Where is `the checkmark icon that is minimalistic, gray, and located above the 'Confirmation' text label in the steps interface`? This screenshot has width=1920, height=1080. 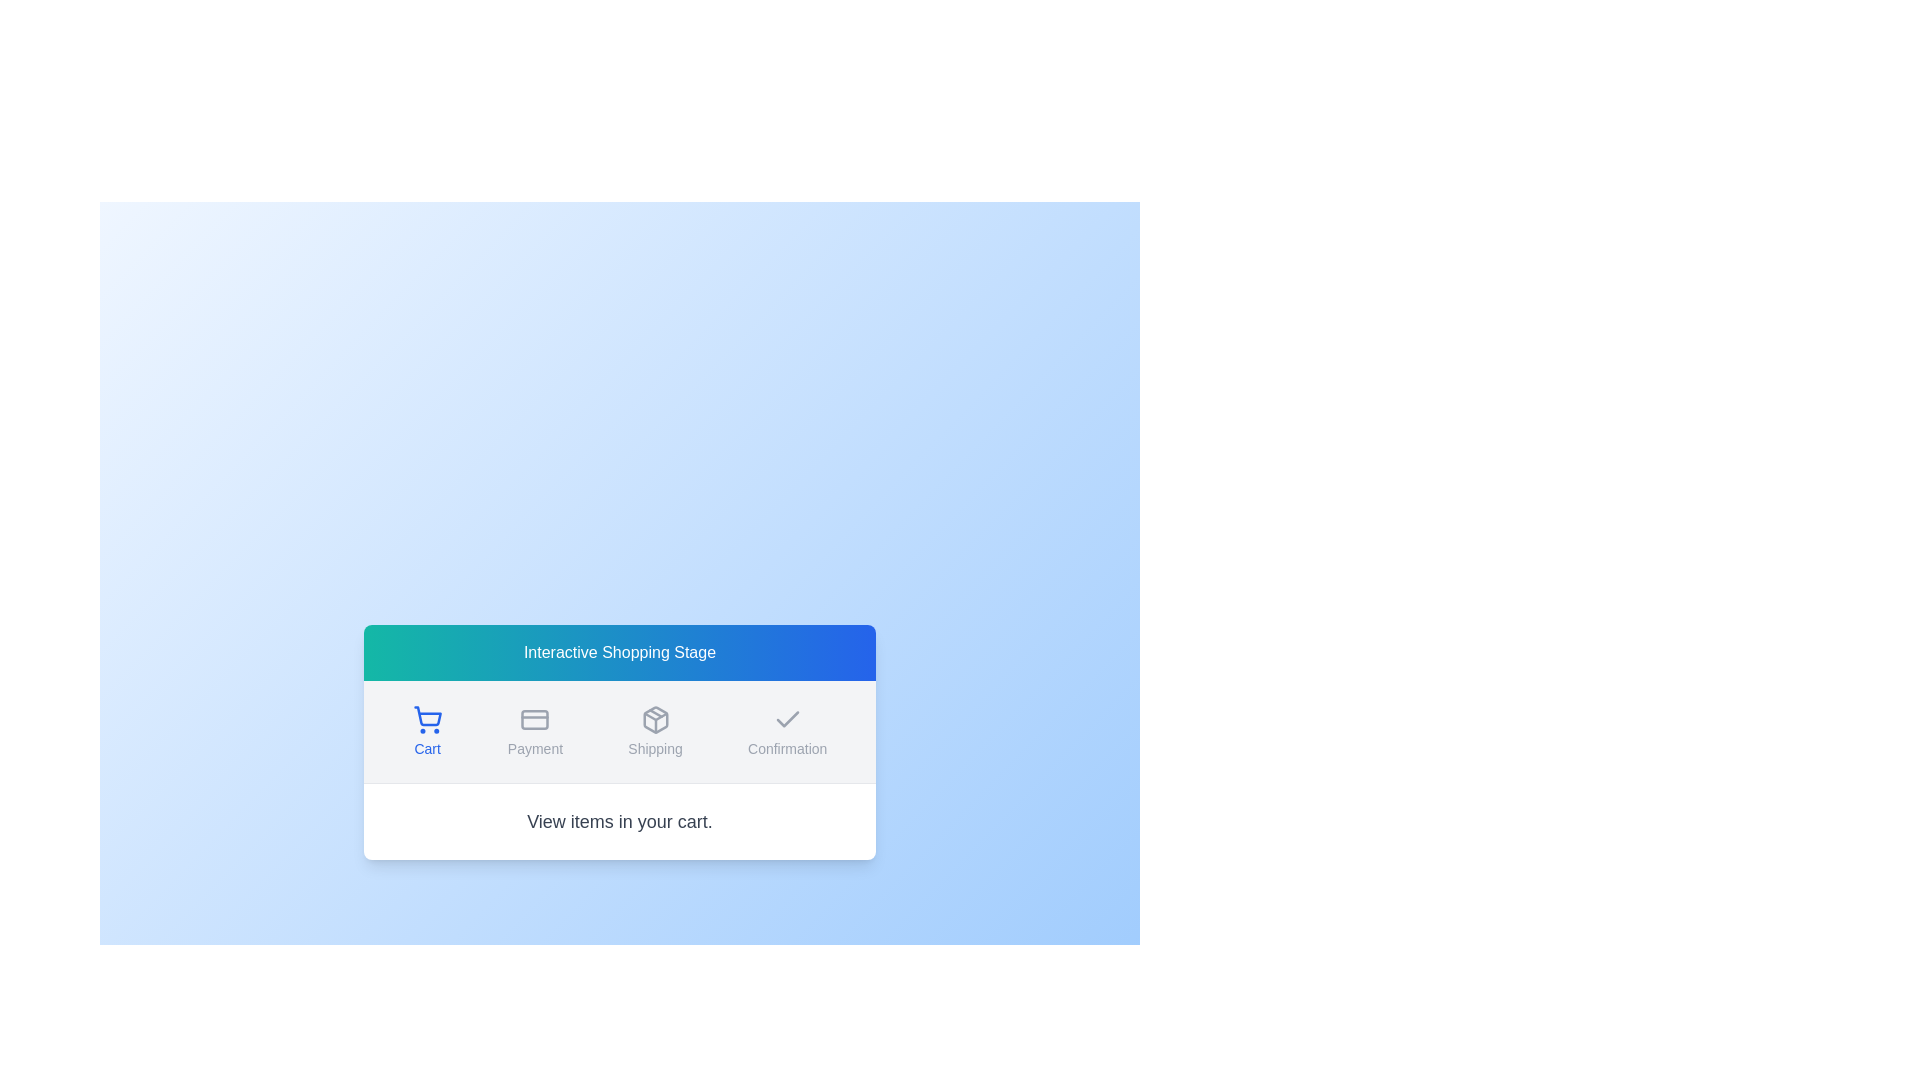
the checkmark icon that is minimalistic, gray, and located above the 'Confirmation' text label in the steps interface is located at coordinates (786, 718).